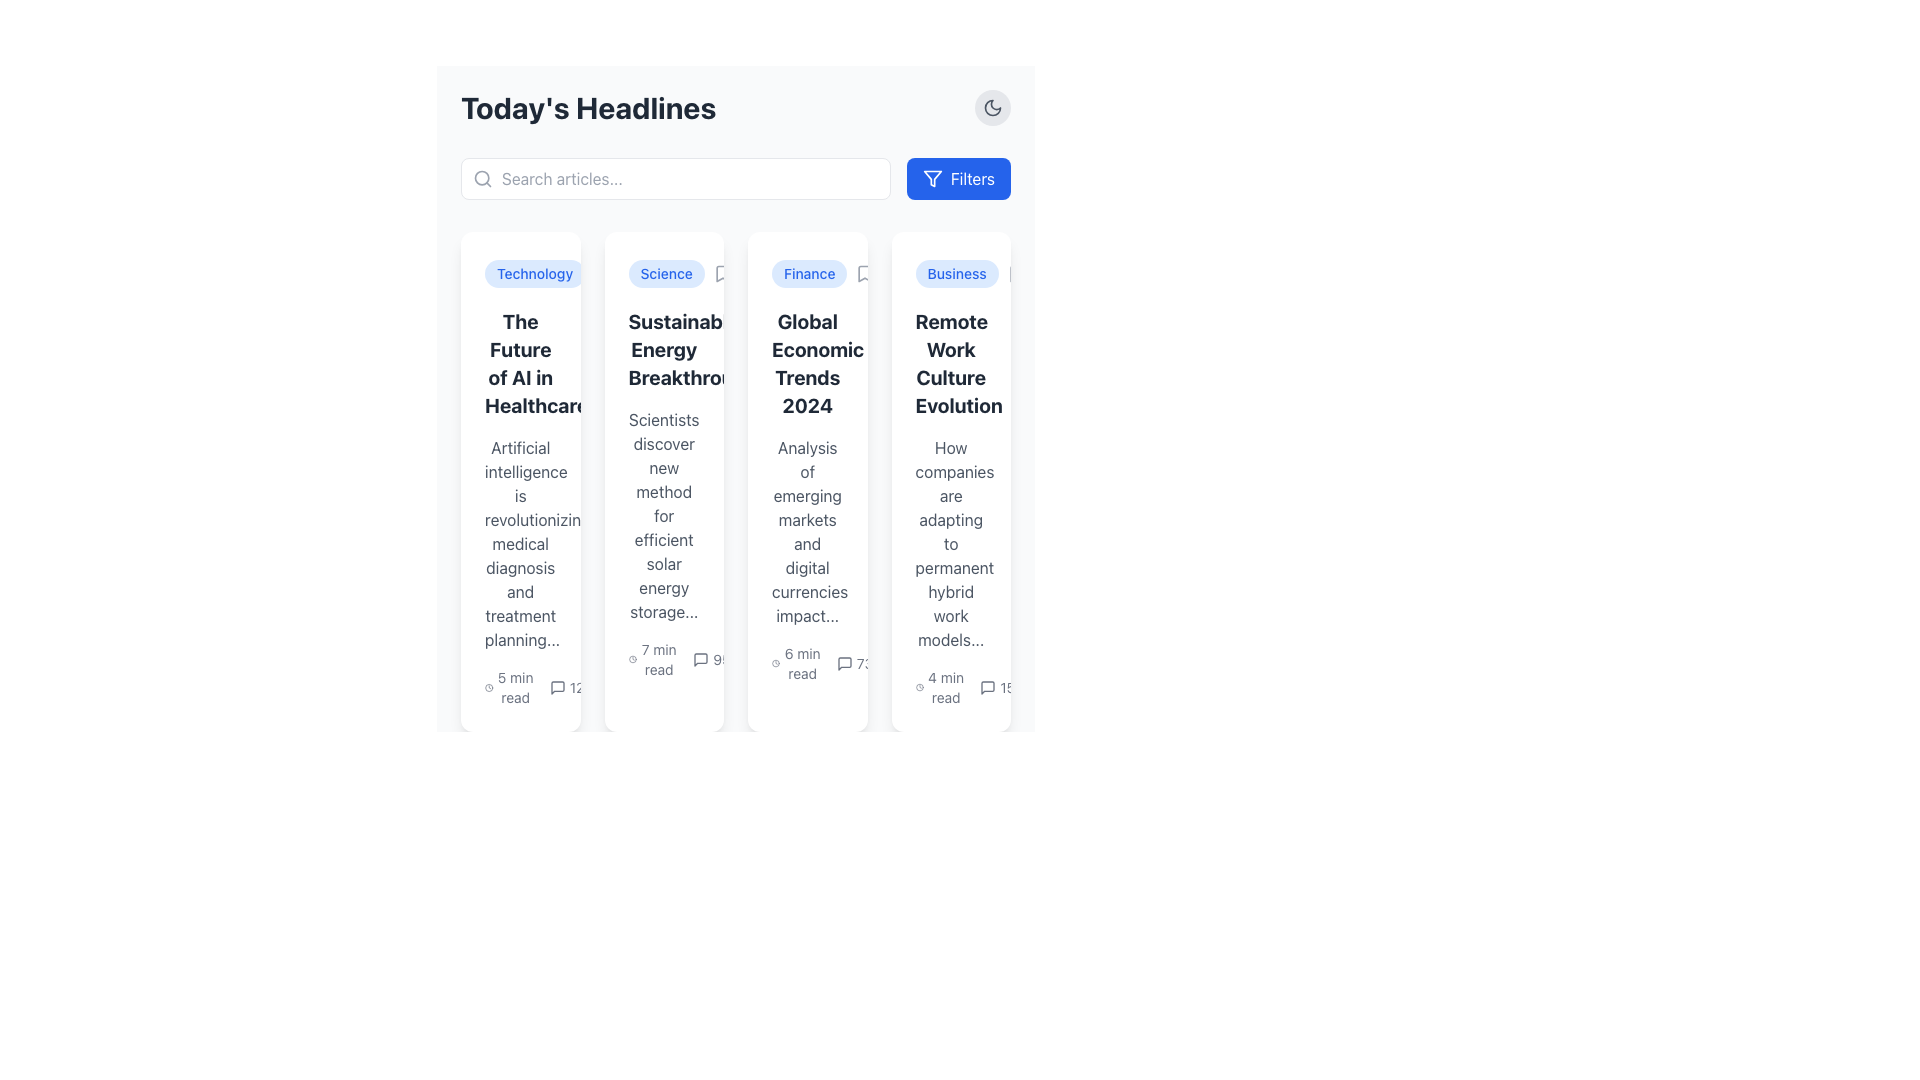 This screenshot has height=1080, width=1920. I want to click on the clock icon representing the estimated reading time for the 'Remote Work Culture Evolution' article, located in the information panel before the '4 min read' text, so click(918, 686).